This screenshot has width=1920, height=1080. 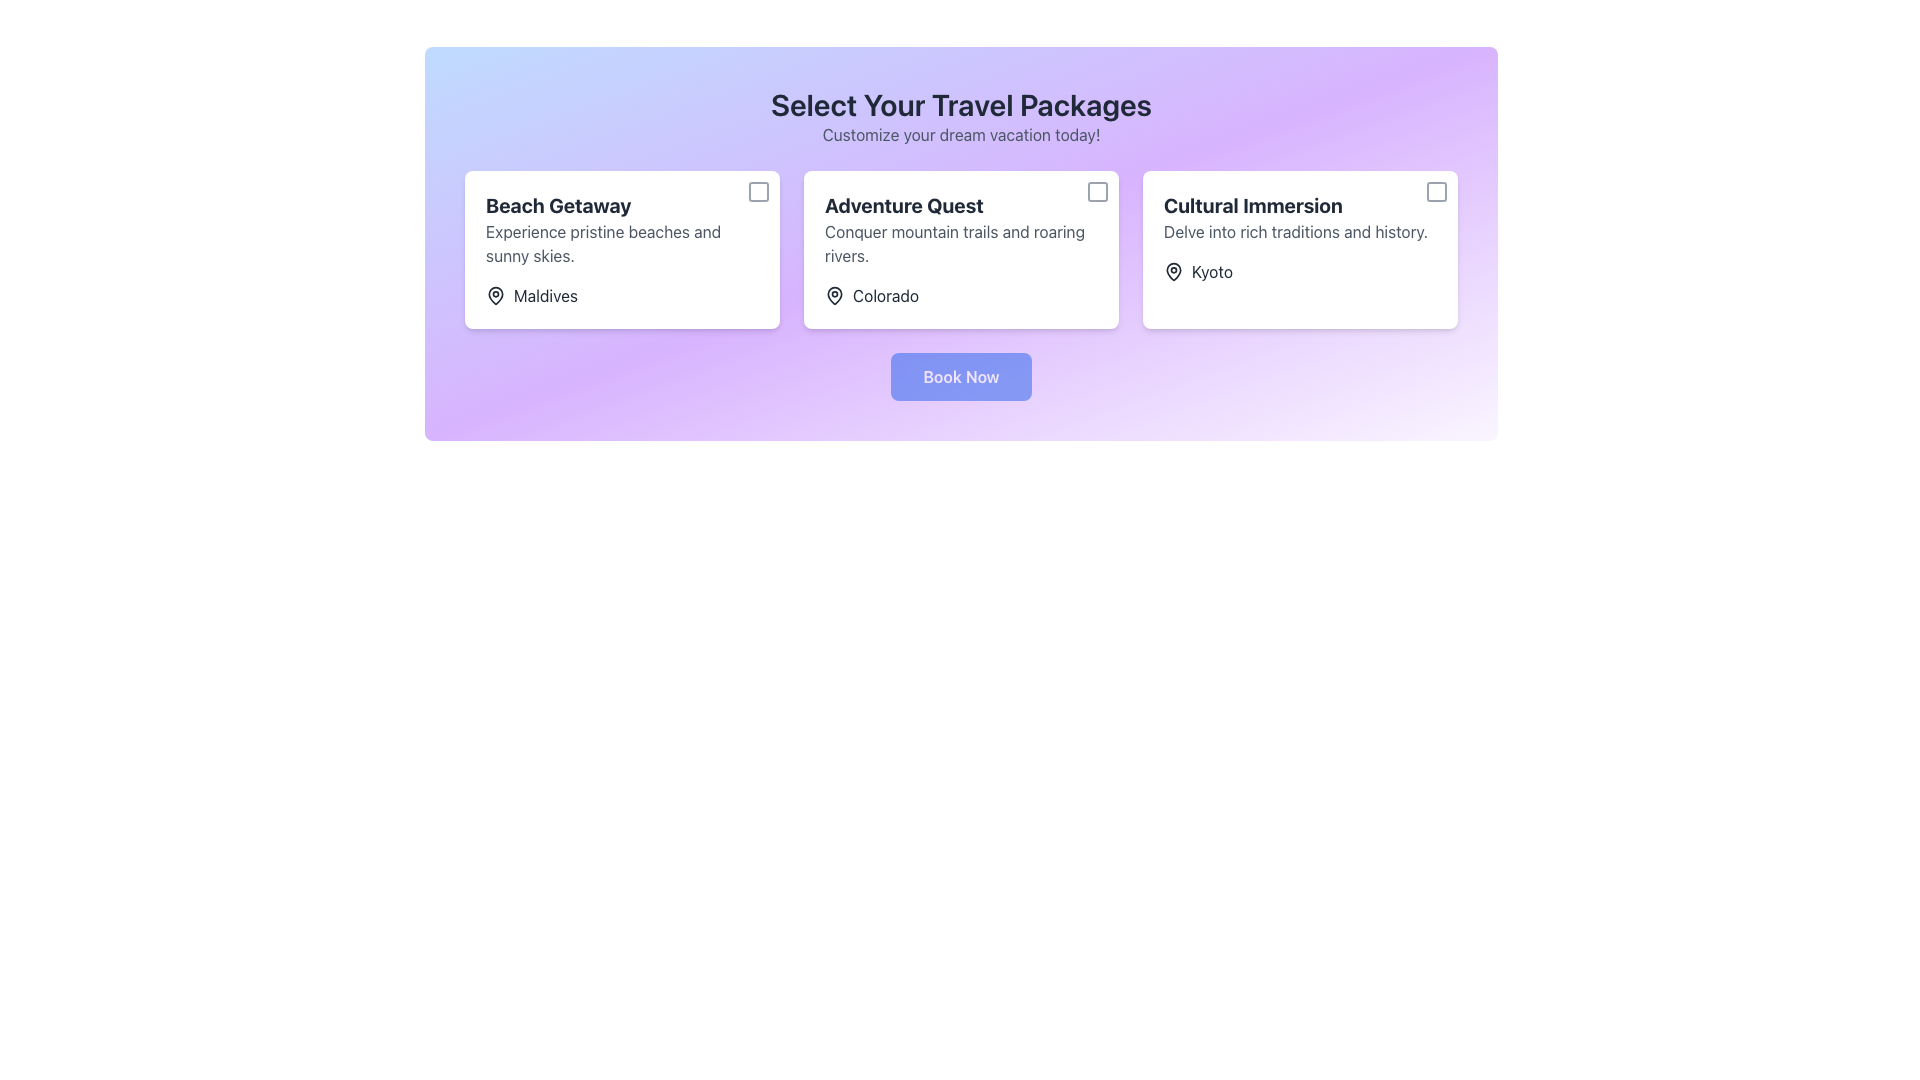 I want to click on the inner rectangle of the SVG icon located at the top-right of the 'Adventure Quest' card, so click(x=1097, y=192).